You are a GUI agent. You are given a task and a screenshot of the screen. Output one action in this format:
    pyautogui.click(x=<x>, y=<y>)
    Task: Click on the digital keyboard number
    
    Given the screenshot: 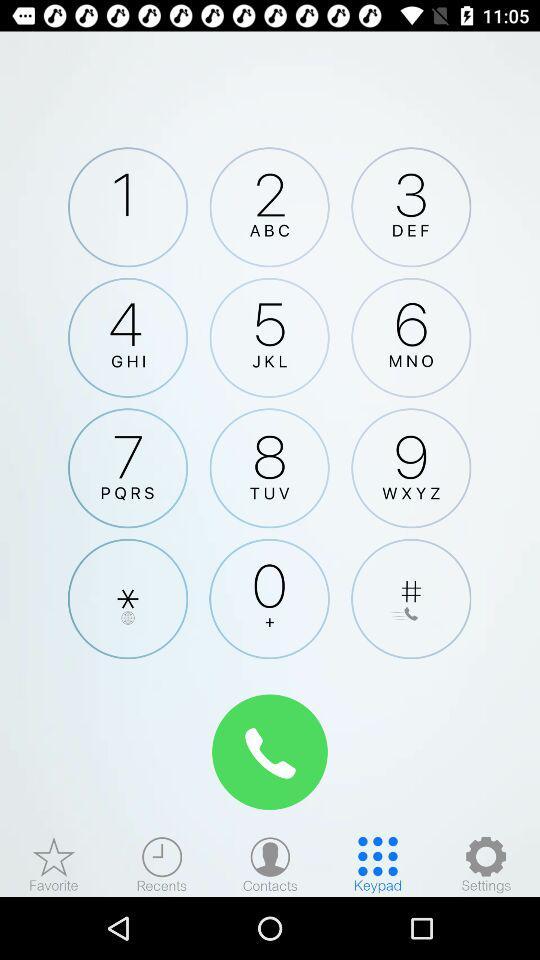 What is the action you would take?
    pyautogui.click(x=269, y=337)
    